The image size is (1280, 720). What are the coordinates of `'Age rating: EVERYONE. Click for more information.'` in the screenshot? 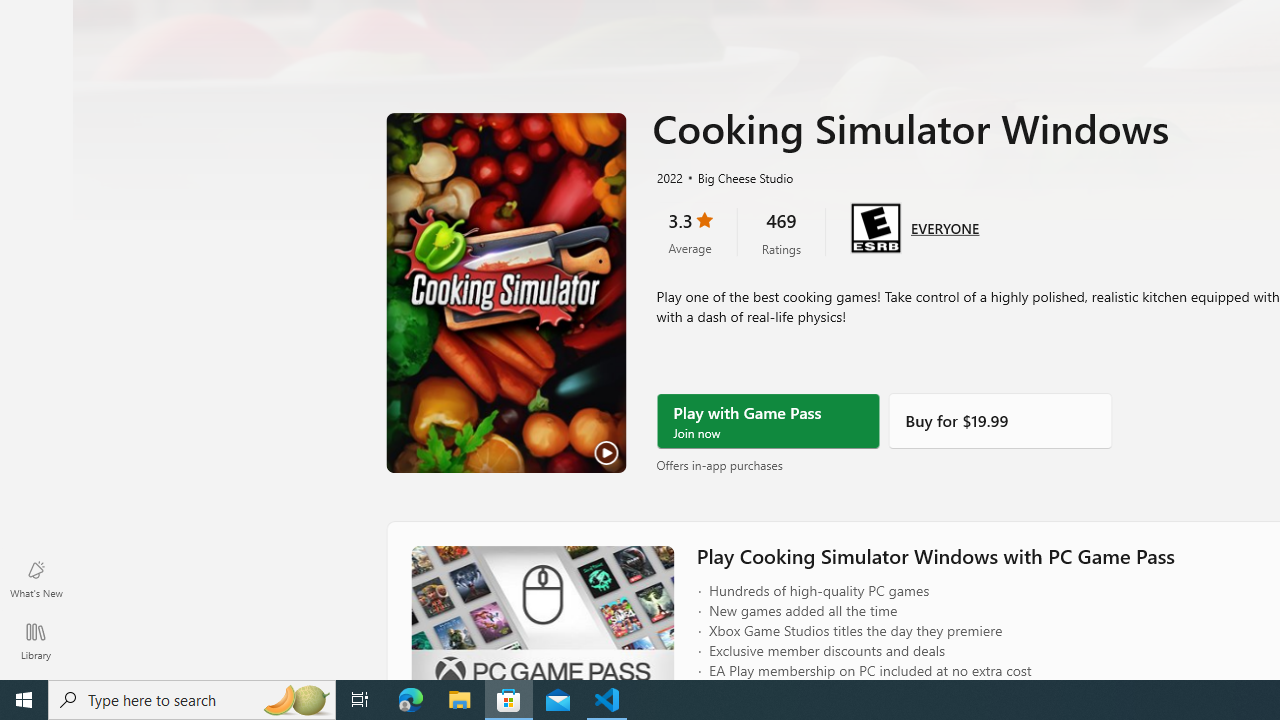 It's located at (944, 225).